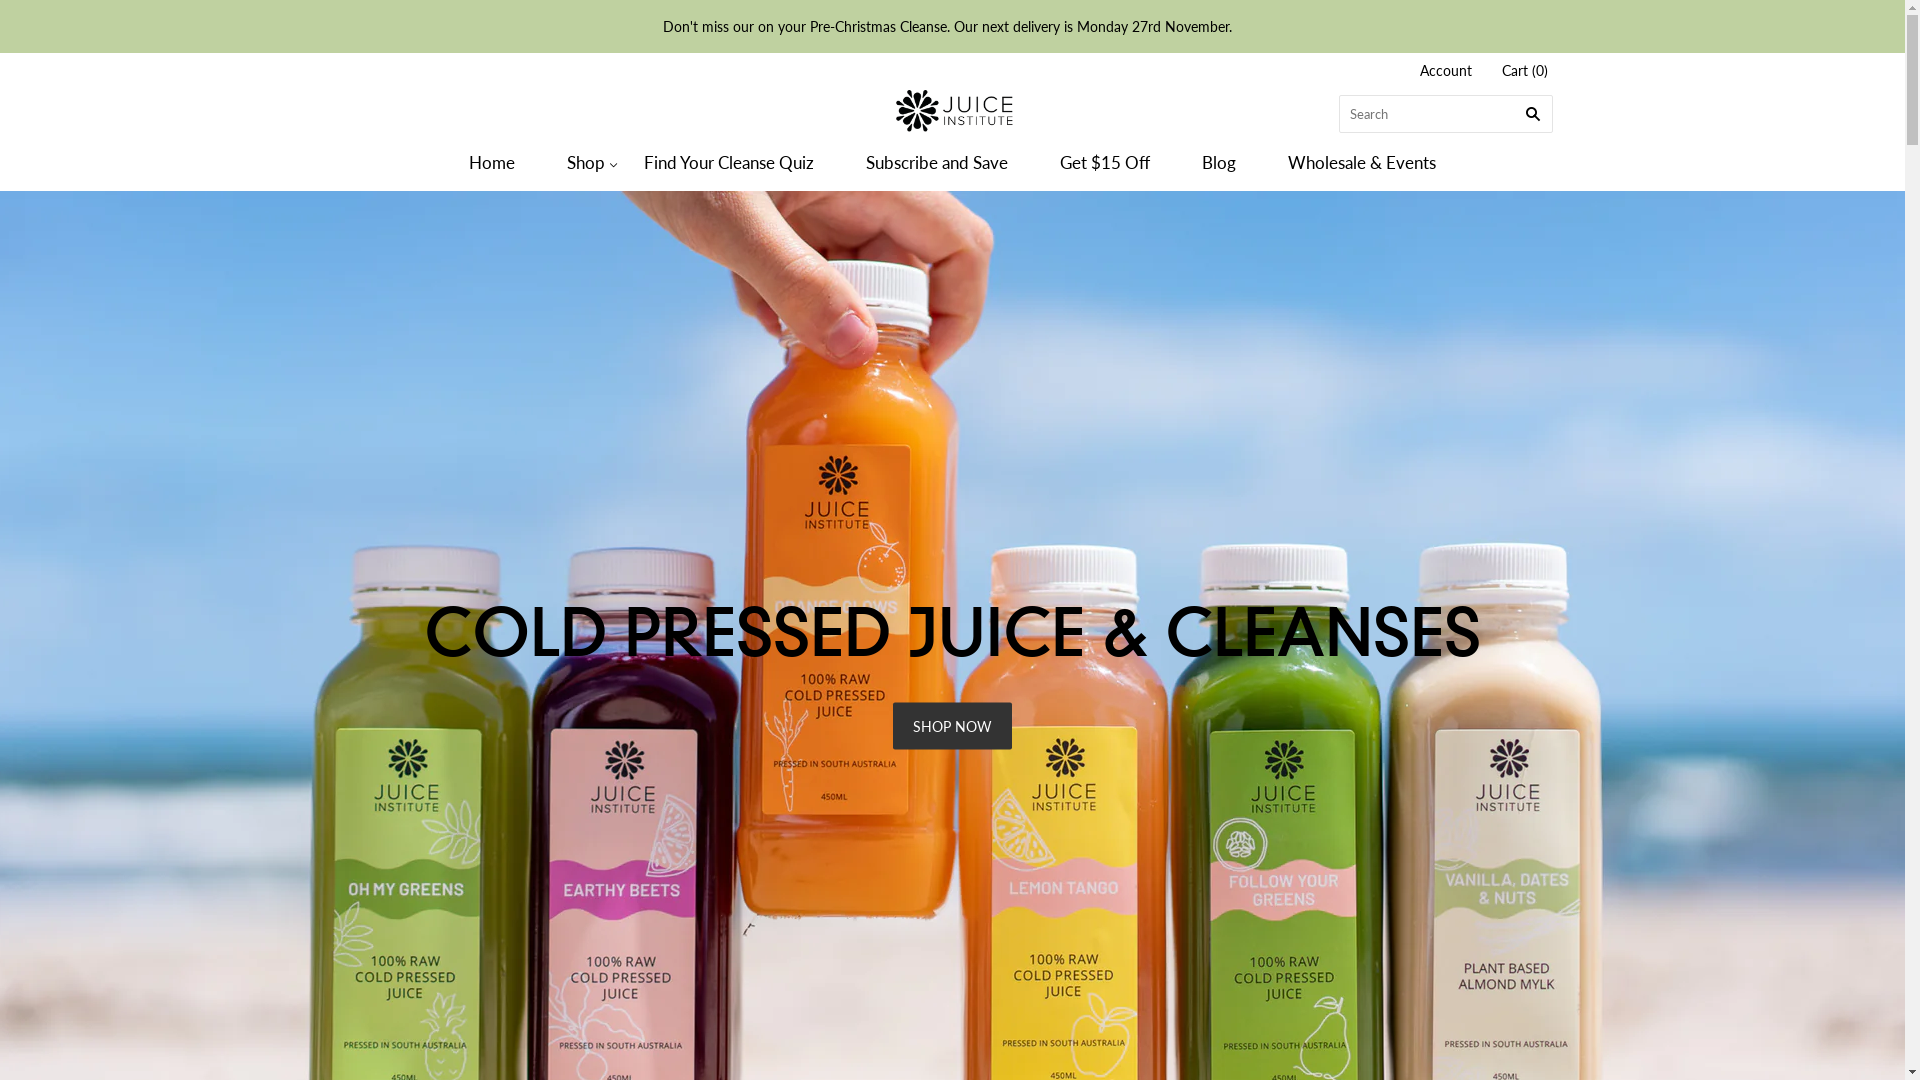 The width and height of the screenshot is (1920, 1080). I want to click on 'Get $15 Off', so click(1103, 161).